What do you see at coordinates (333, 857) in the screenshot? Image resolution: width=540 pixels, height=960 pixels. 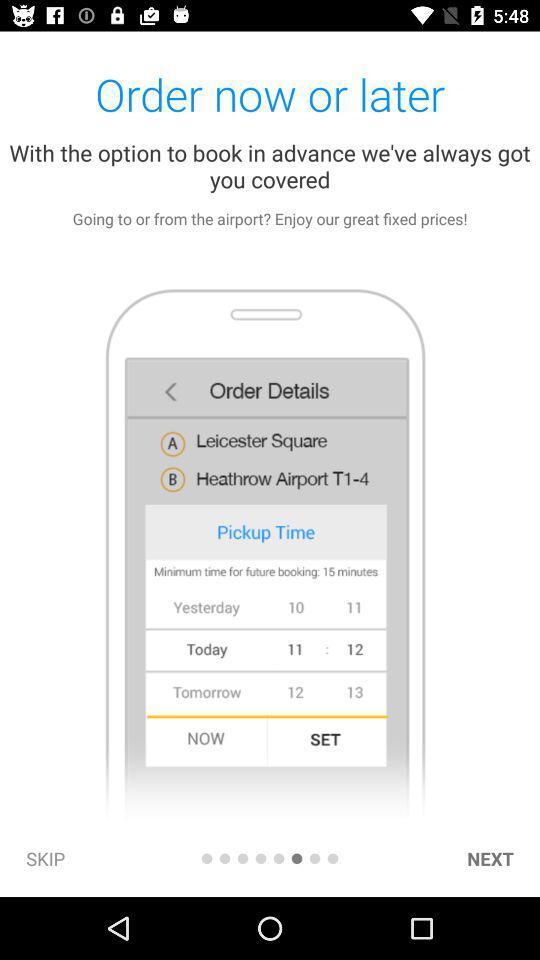 I see `the item next to the next icon` at bounding box center [333, 857].